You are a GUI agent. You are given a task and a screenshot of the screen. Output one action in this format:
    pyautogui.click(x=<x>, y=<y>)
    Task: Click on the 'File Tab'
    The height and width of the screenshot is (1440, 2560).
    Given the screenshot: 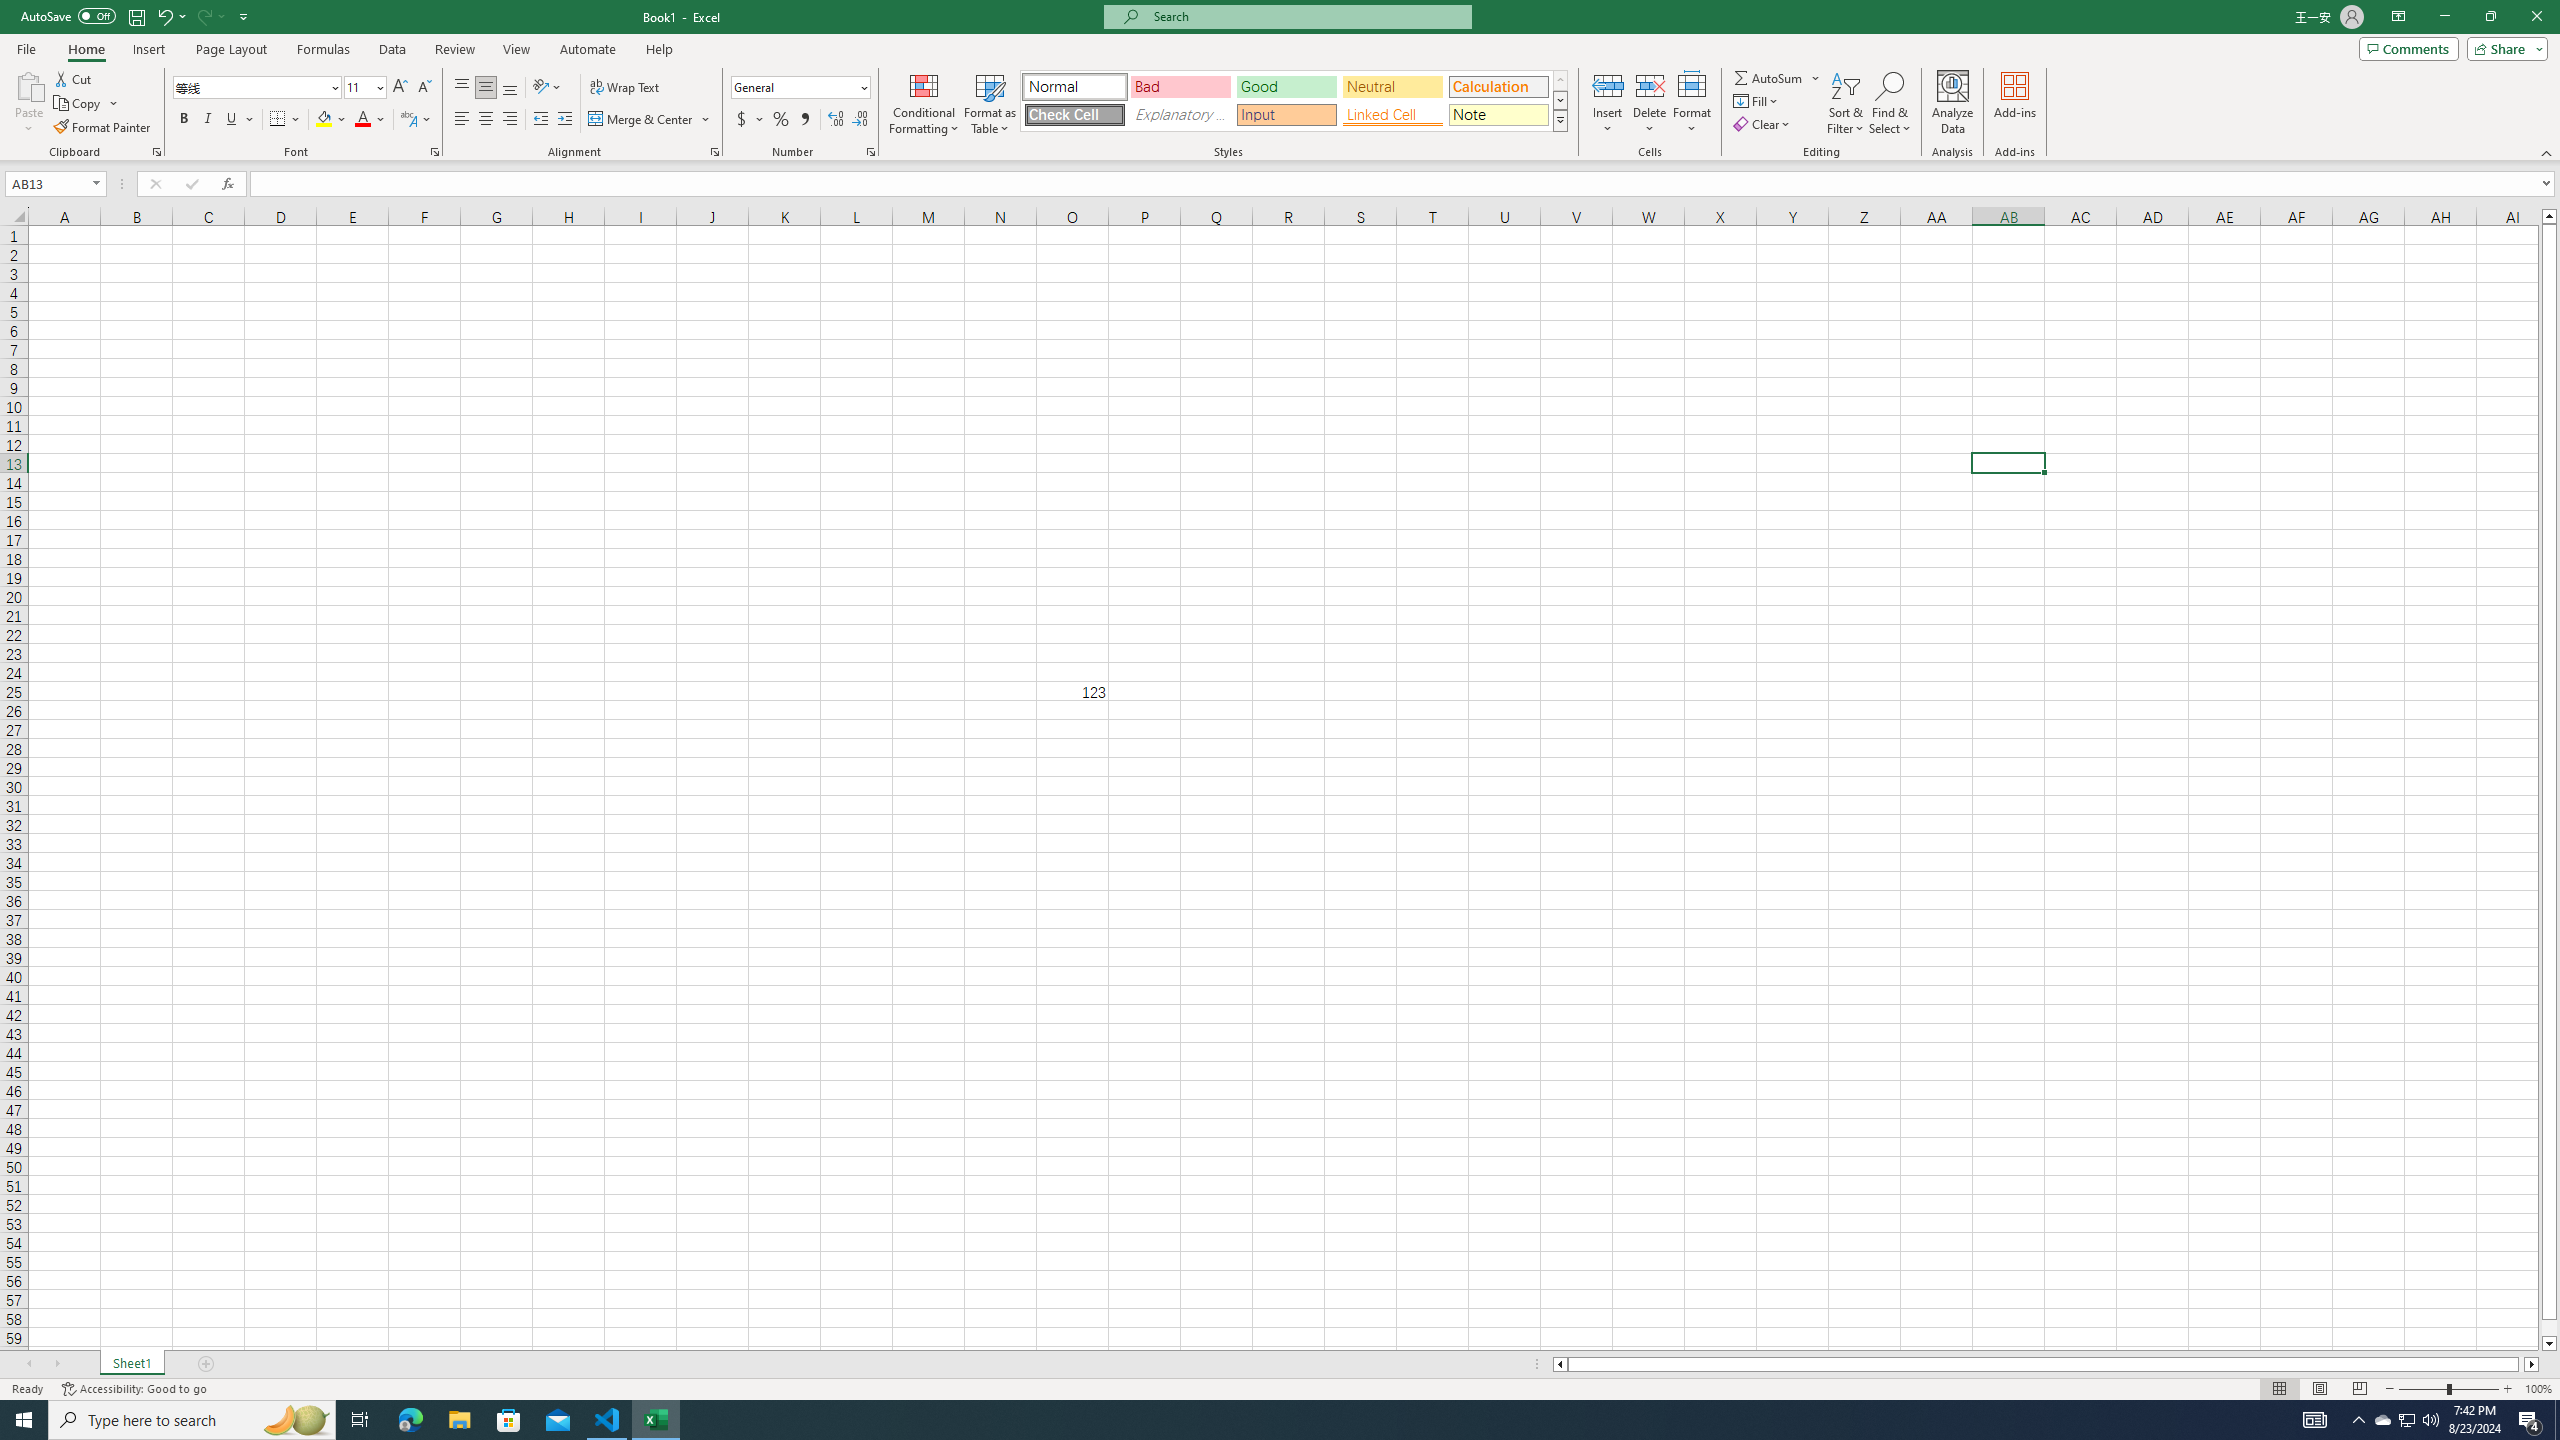 What is the action you would take?
    pyautogui.click(x=25, y=47)
    